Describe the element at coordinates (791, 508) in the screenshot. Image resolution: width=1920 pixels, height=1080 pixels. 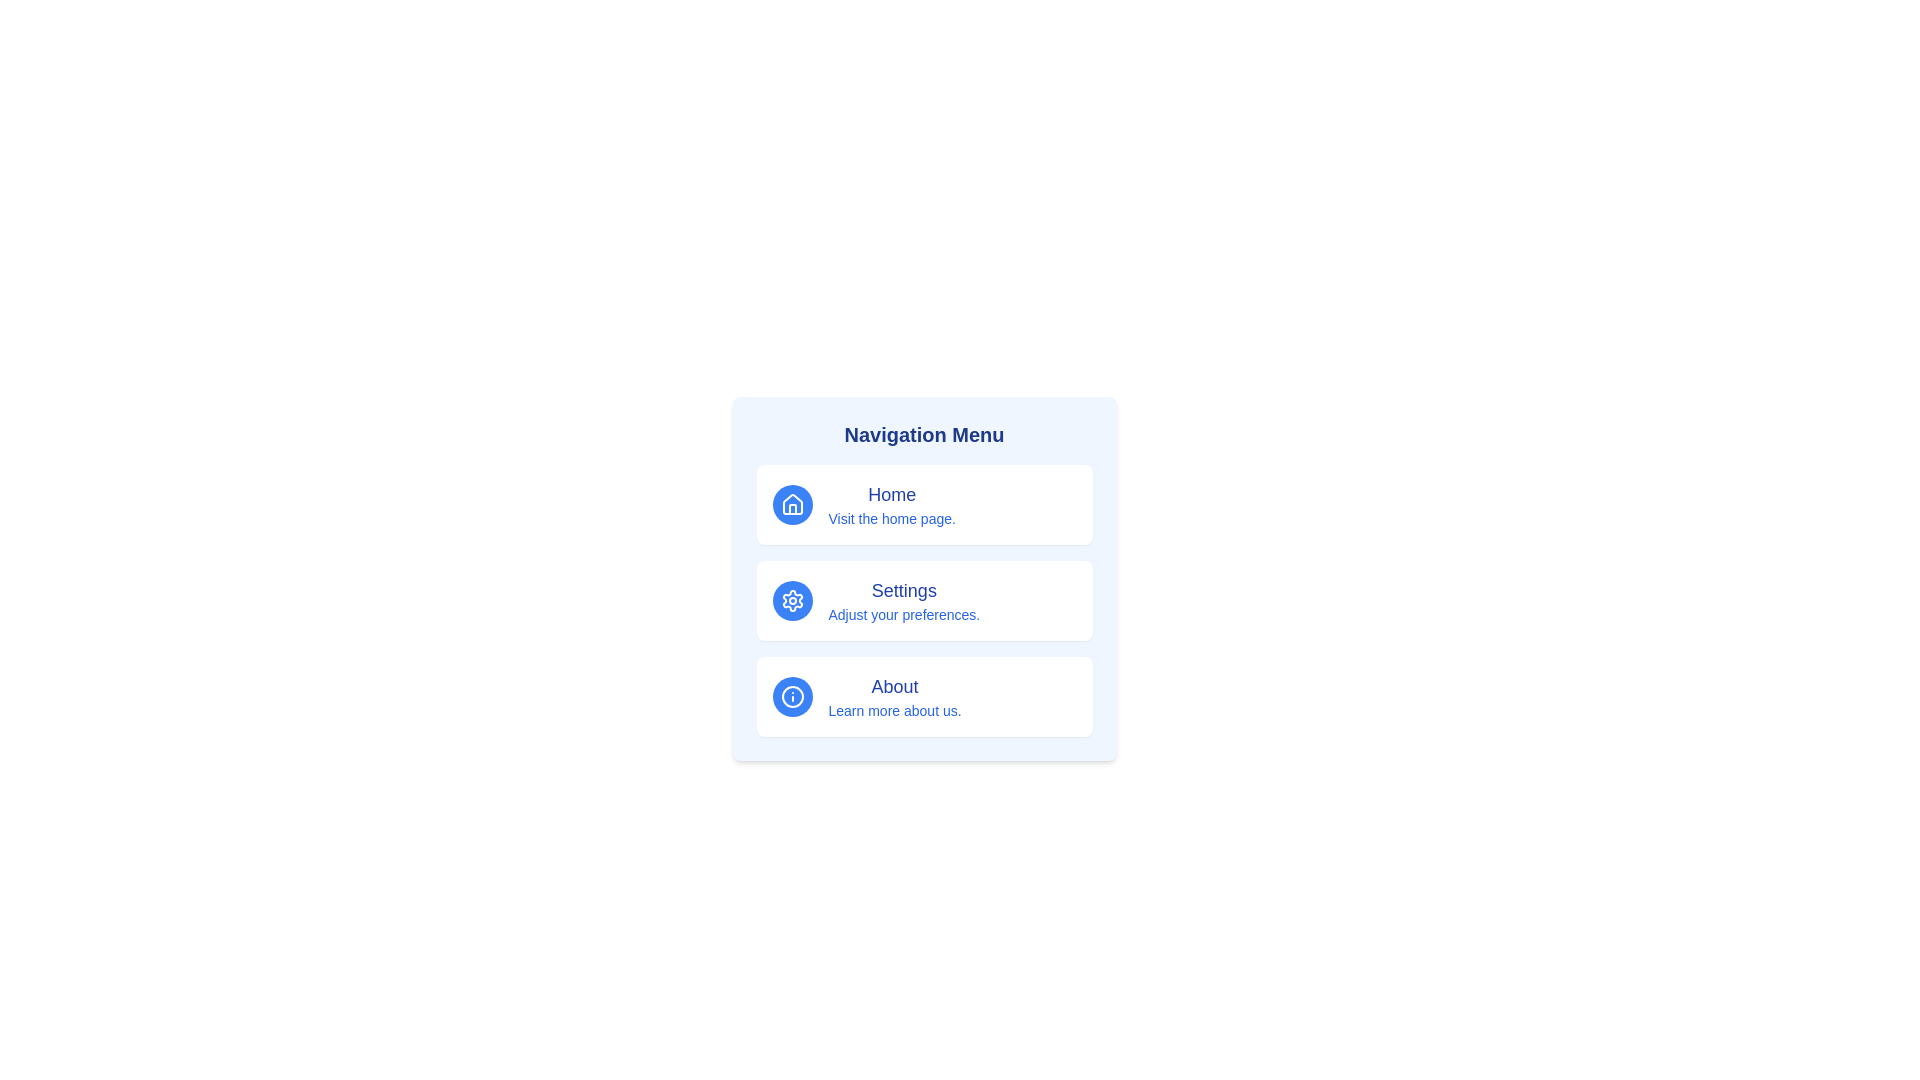
I see `the lower part of the house icon representing the base structure of the home illustration located in the first option of the navigation menu` at that location.